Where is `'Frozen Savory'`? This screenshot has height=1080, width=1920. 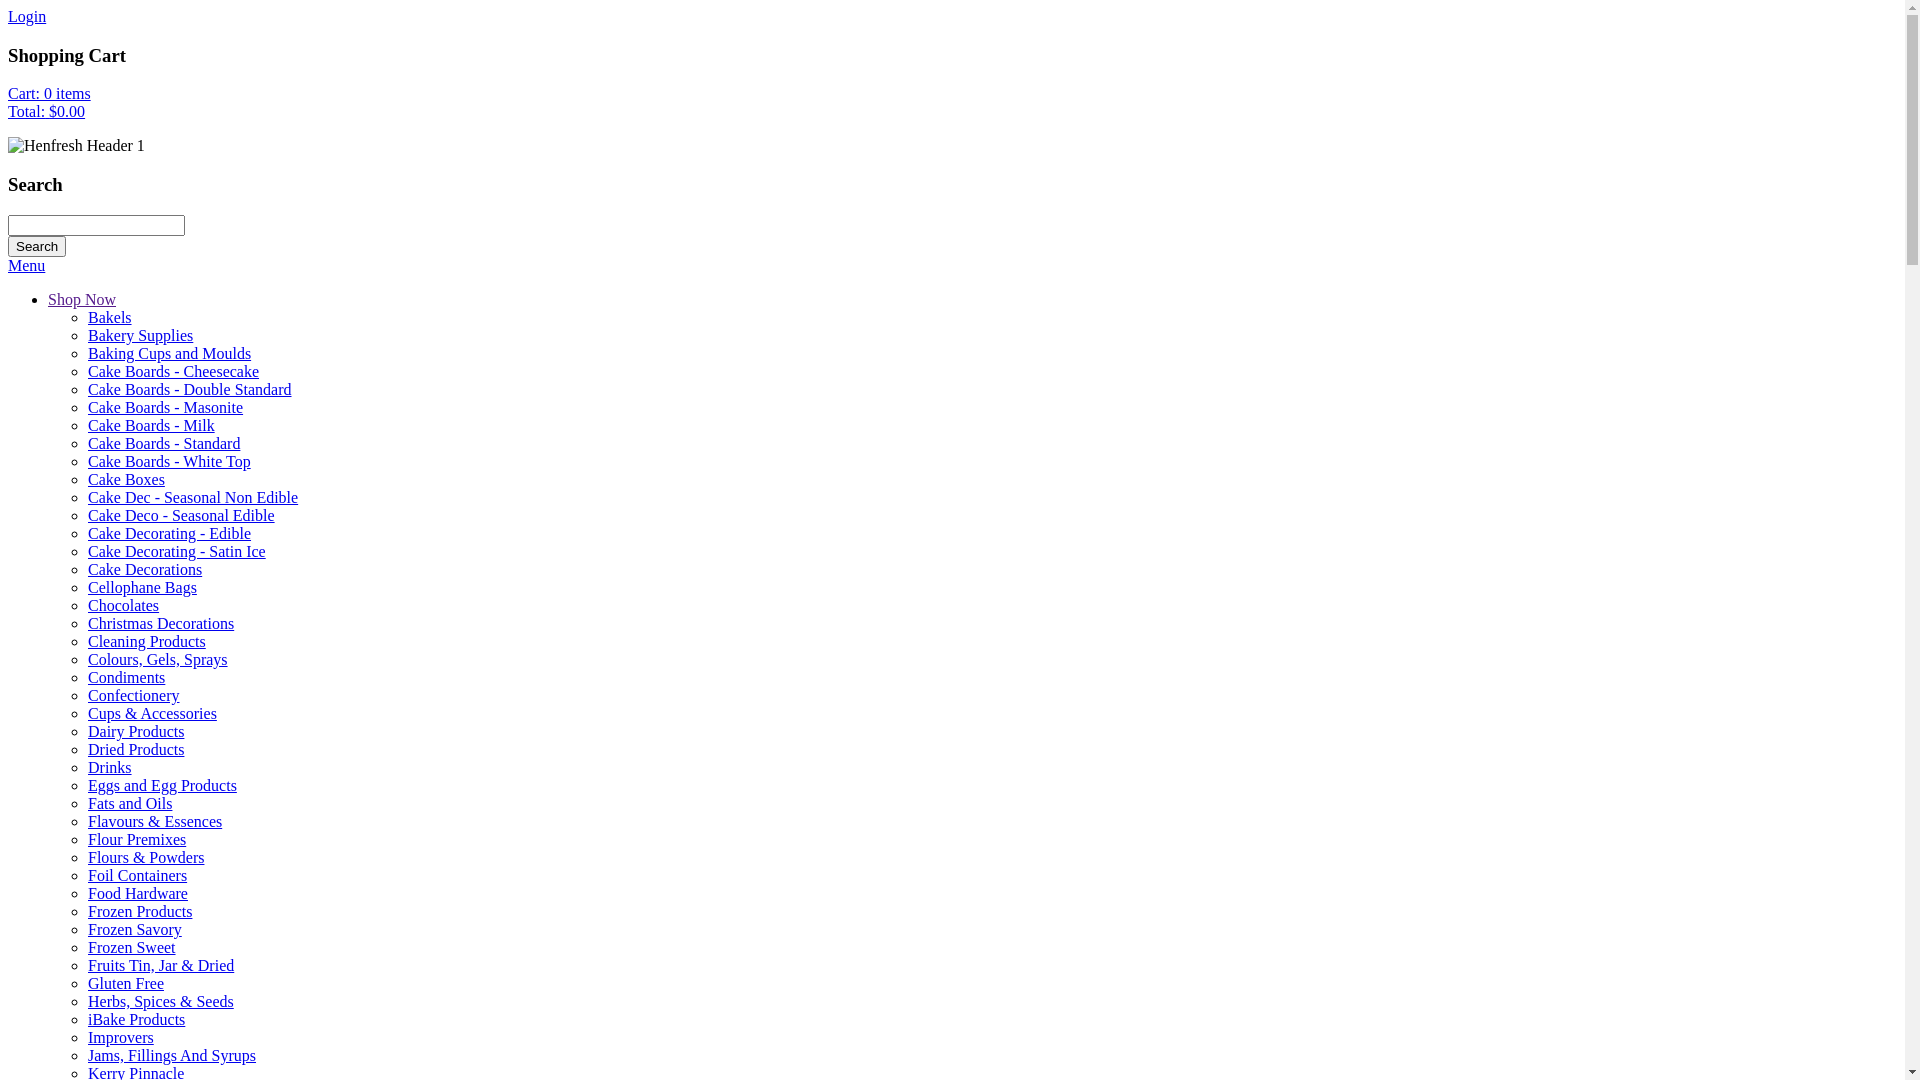
'Frozen Savory' is located at coordinates (133, 929).